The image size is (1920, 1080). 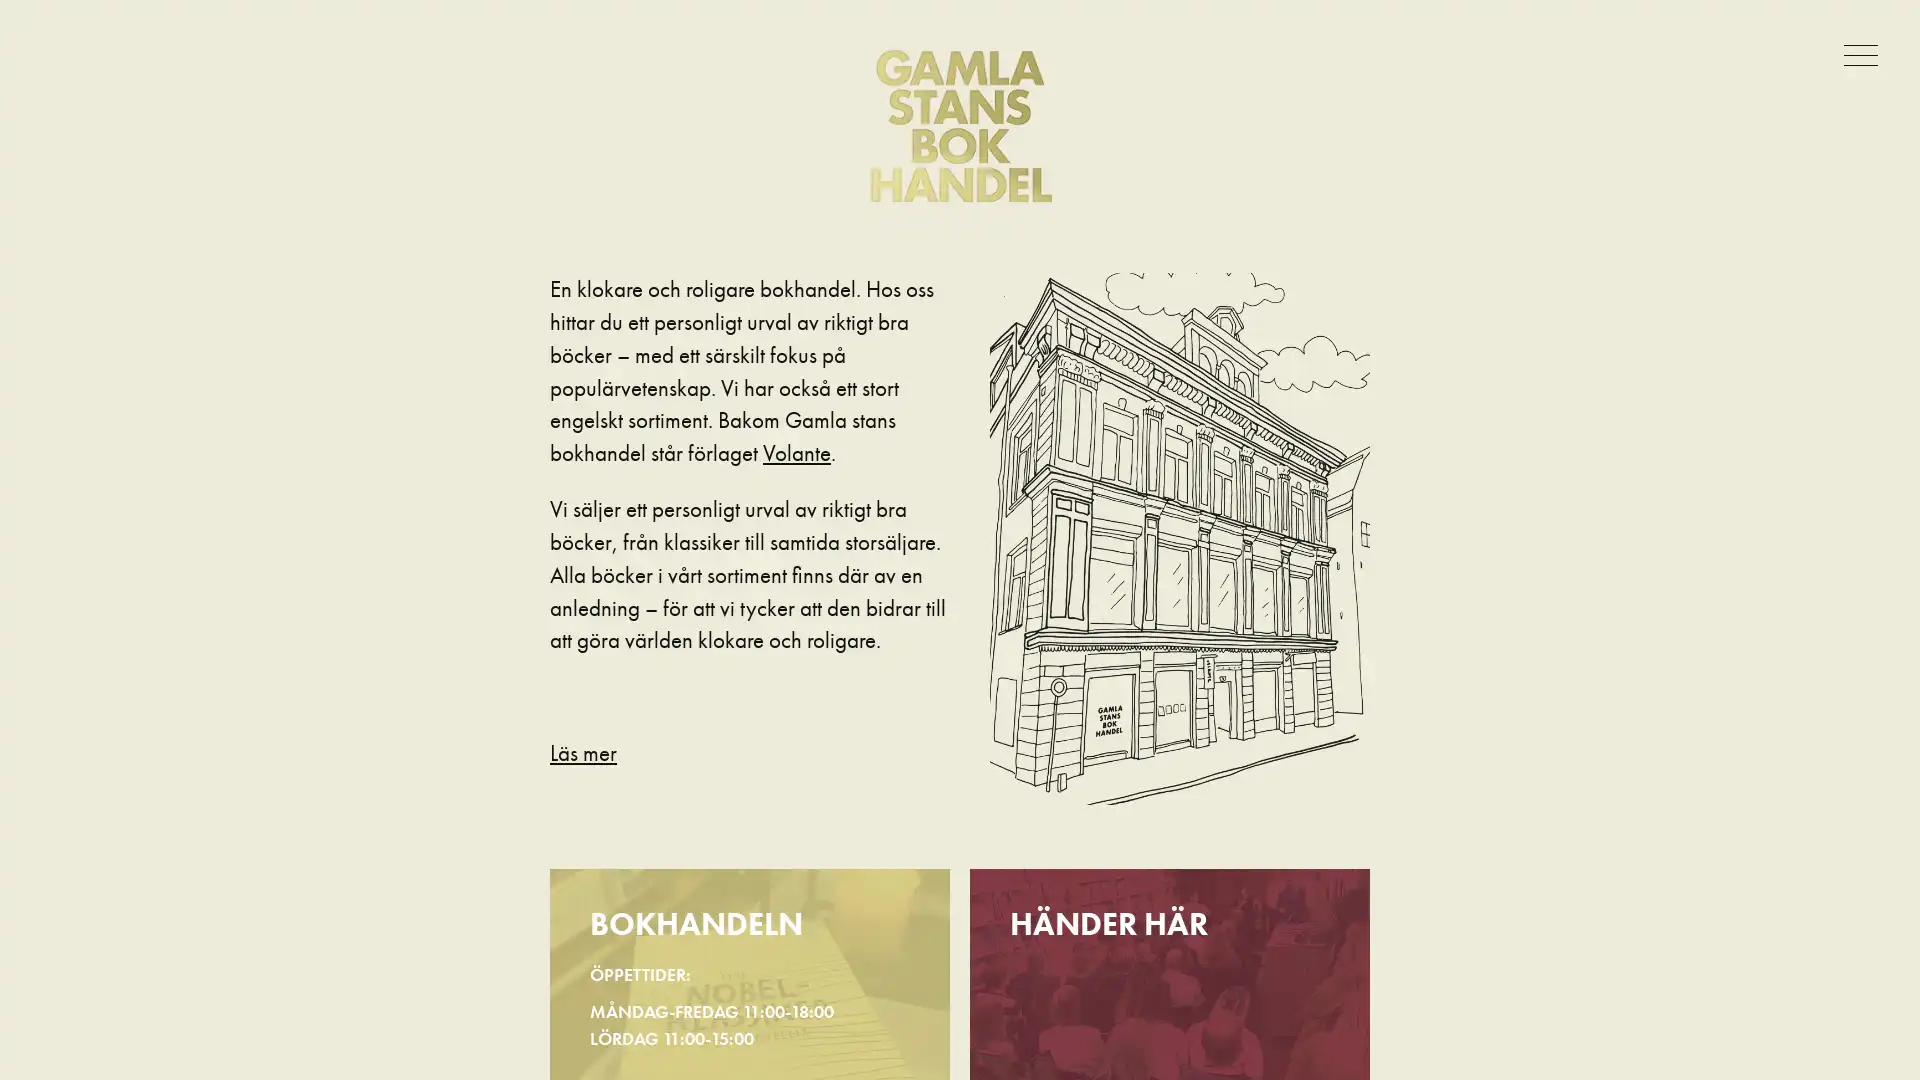 What do you see at coordinates (878, 637) in the screenshot?
I see `Prenumerera` at bounding box center [878, 637].